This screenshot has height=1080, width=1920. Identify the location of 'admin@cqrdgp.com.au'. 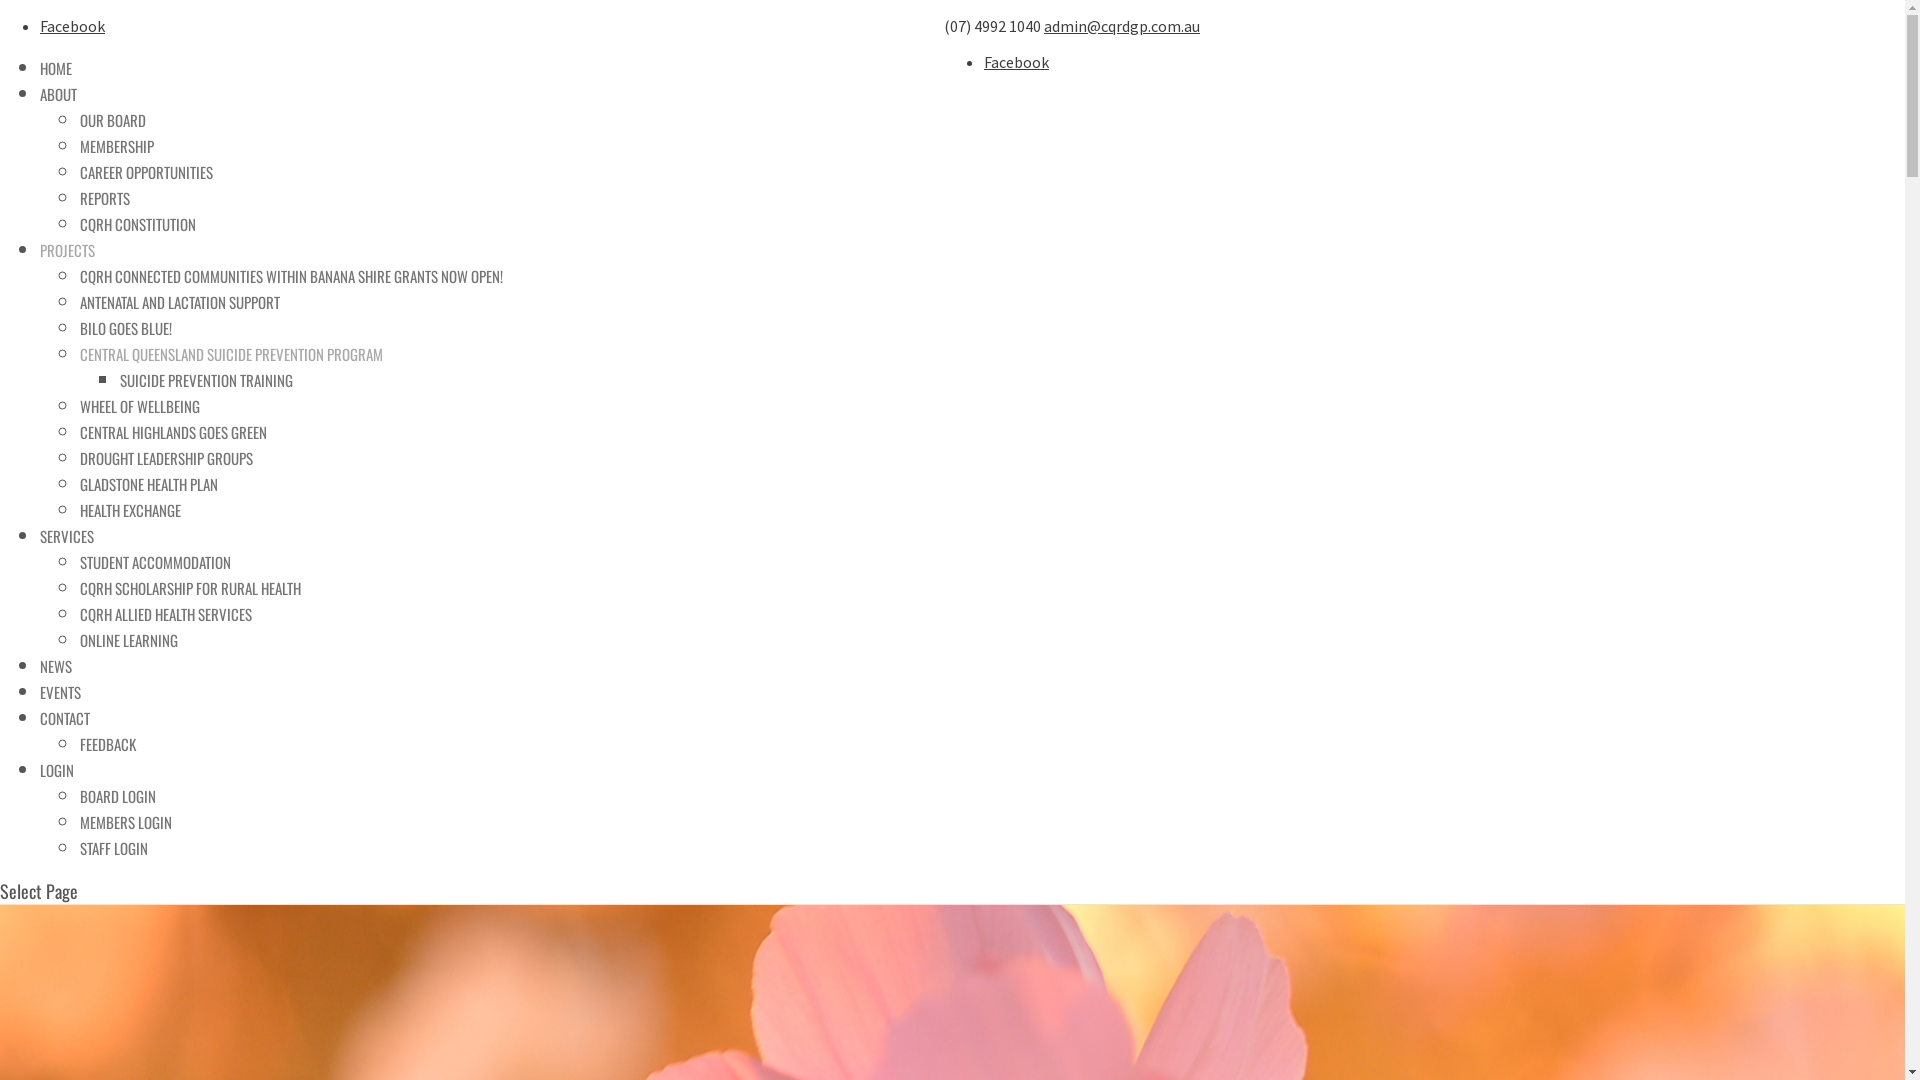
(1042, 26).